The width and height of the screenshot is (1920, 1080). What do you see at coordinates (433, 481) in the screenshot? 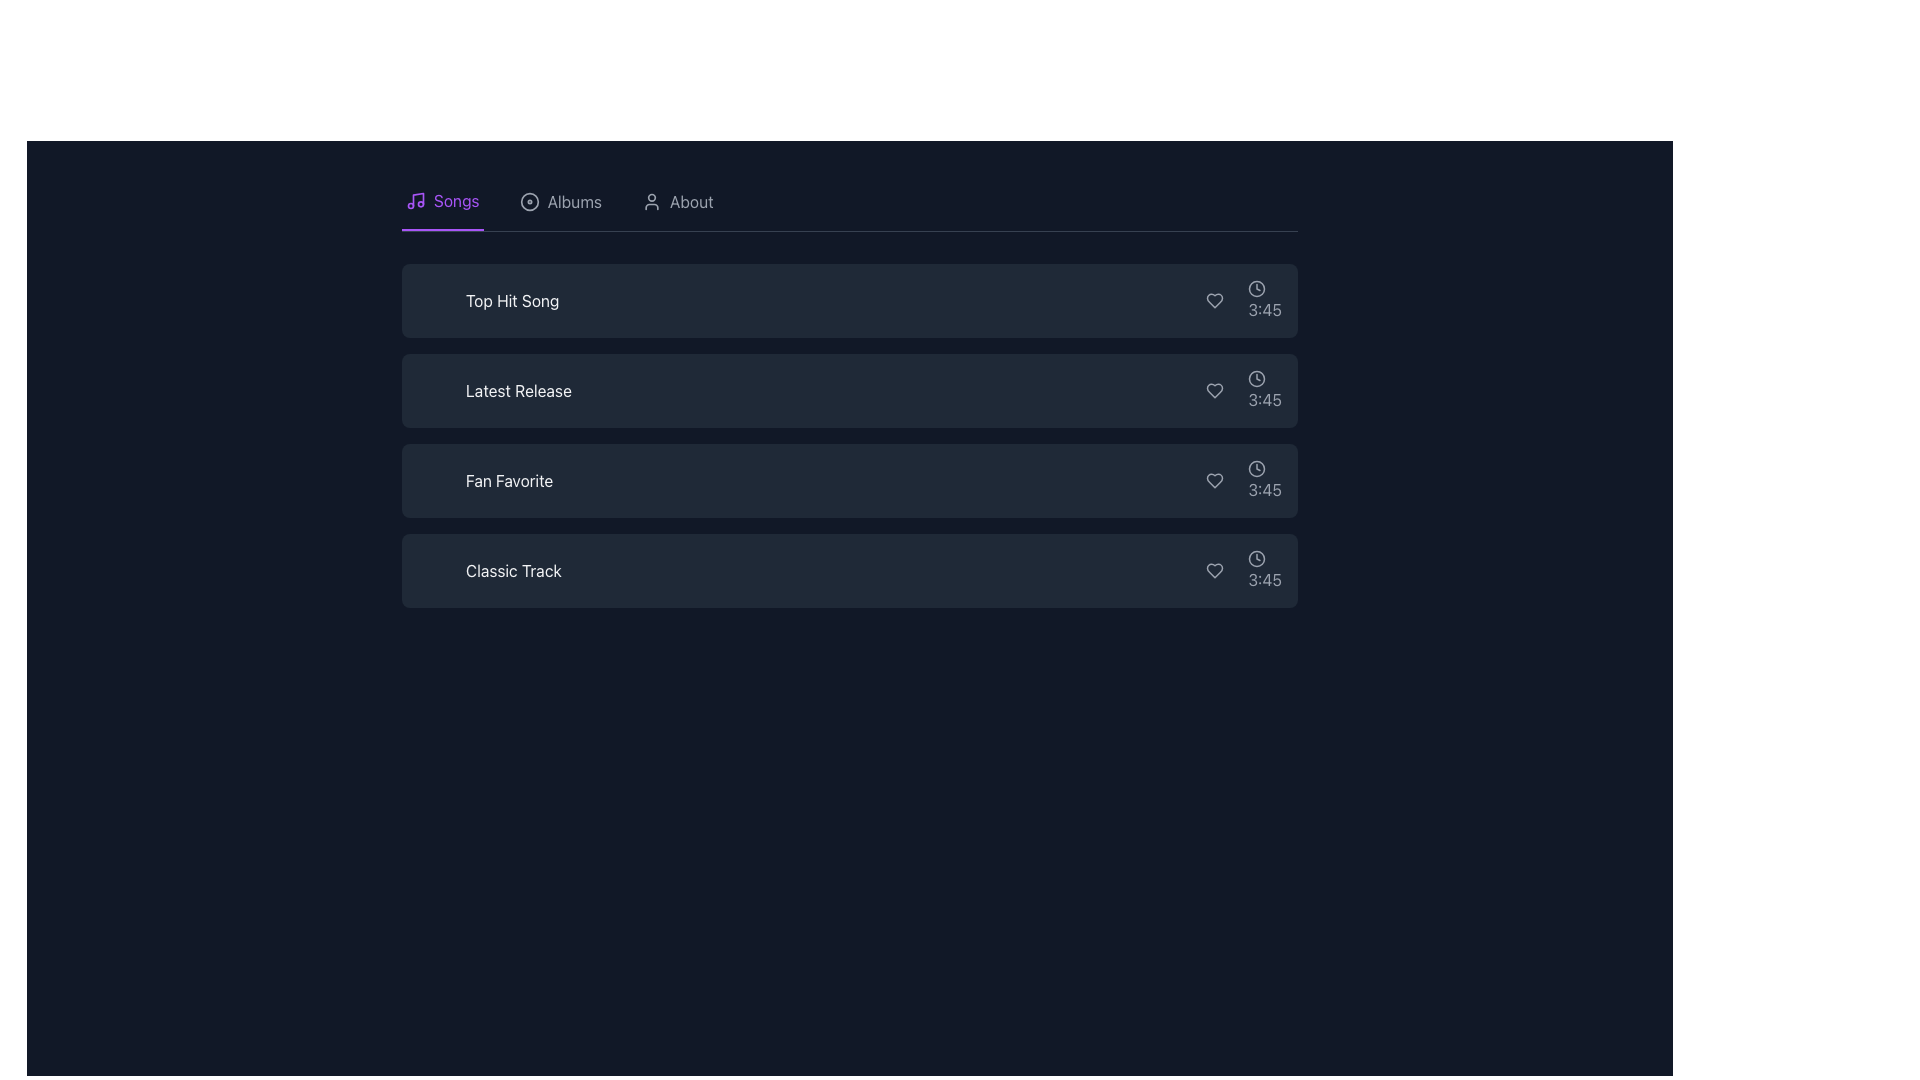
I see `the play button icon located to the left of the text label in the 'Fan Favorite' list item` at bounding box center [433, 481].